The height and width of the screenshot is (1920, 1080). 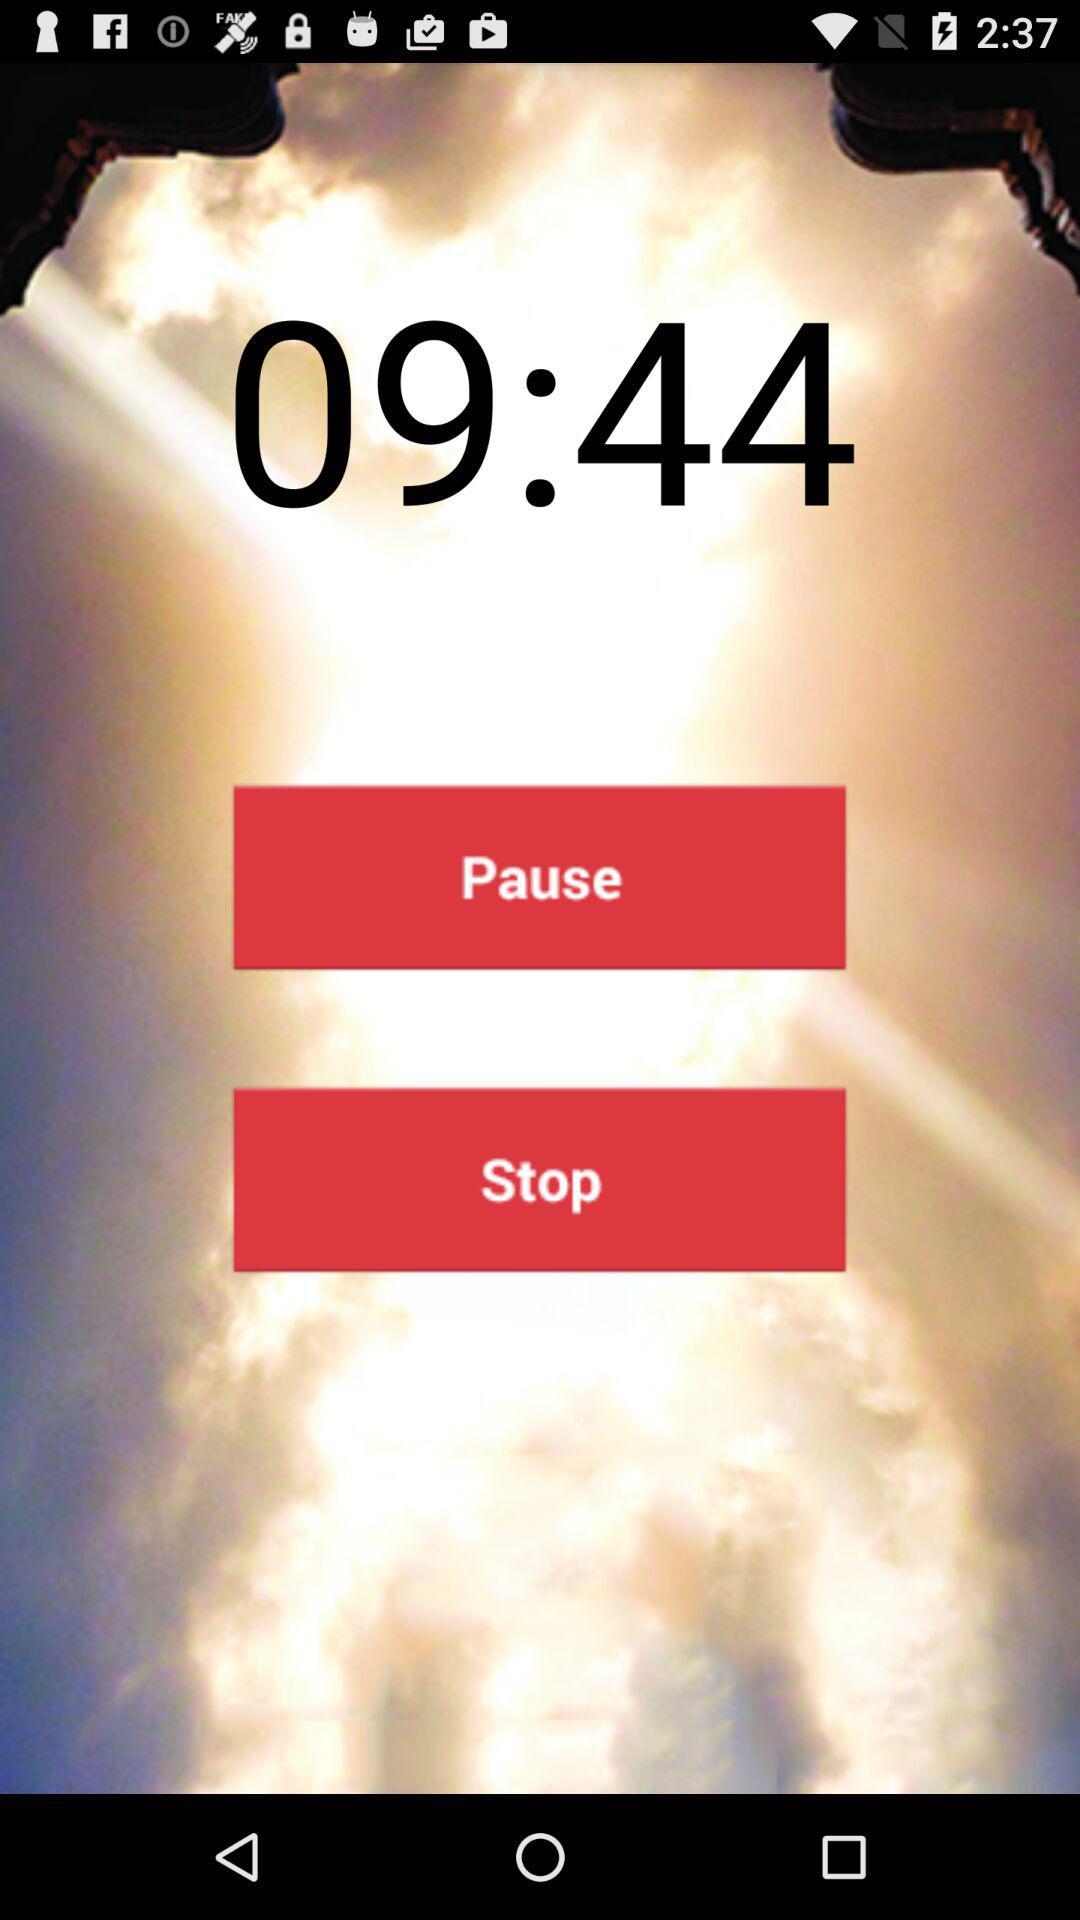 I want to click on pause, so click(x=538, y=877).